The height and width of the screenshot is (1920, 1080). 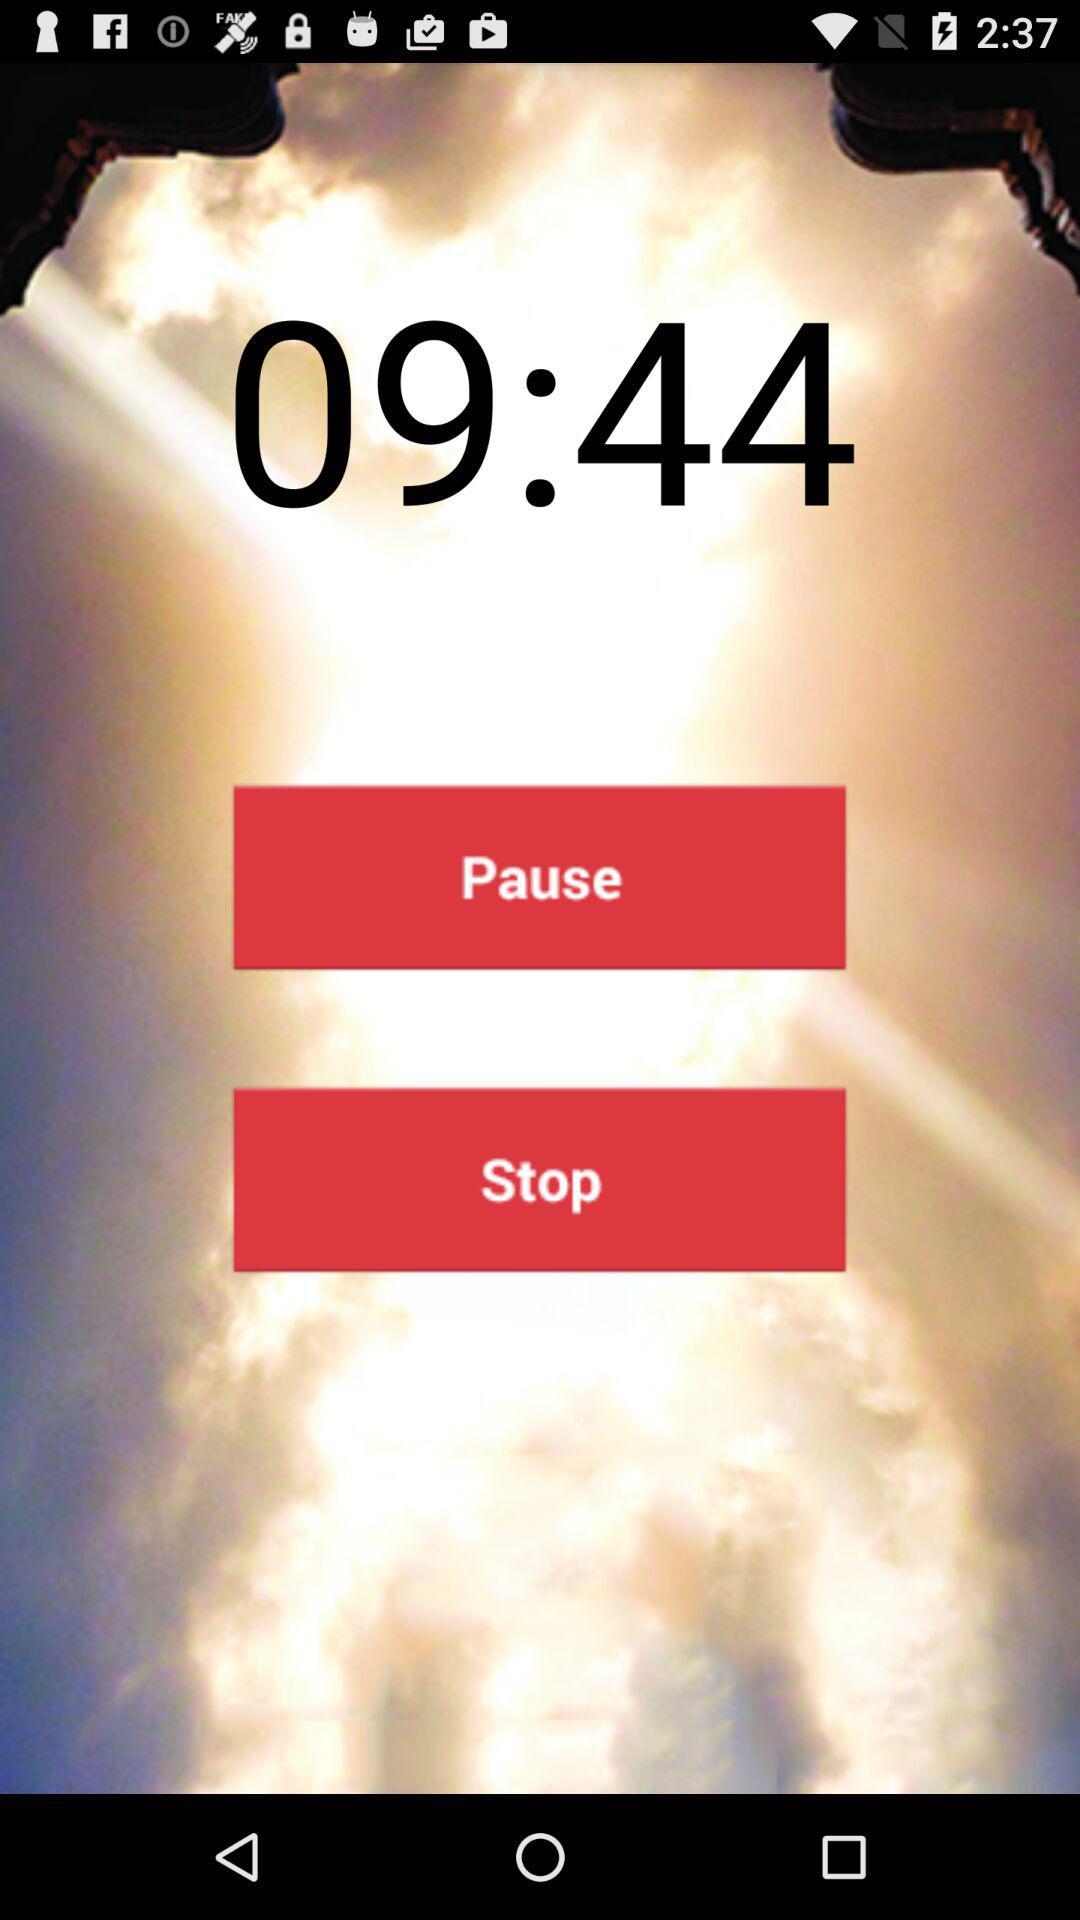 I want to click on pause, so click(x=538, y=877).